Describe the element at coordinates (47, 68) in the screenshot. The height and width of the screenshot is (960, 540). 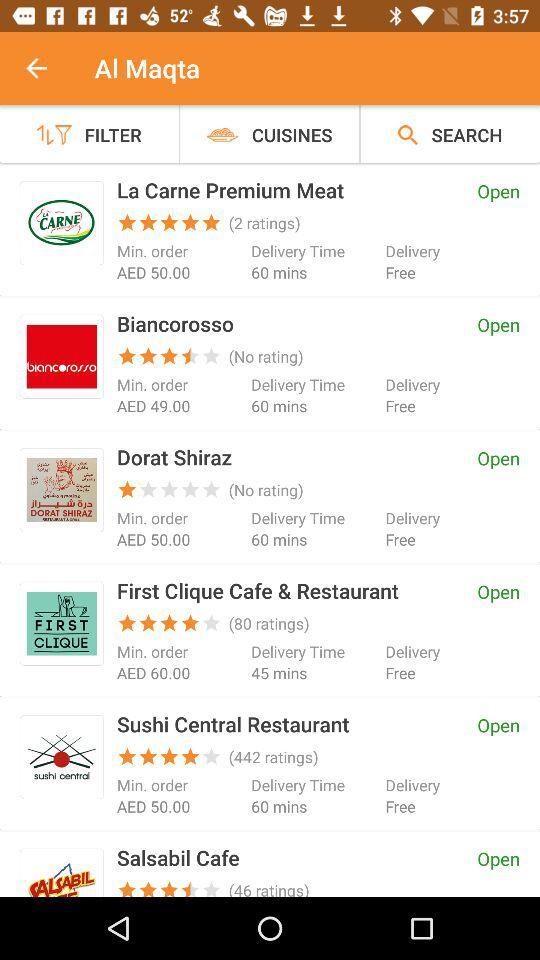
I see `the item next to the al maqta item` at that location.